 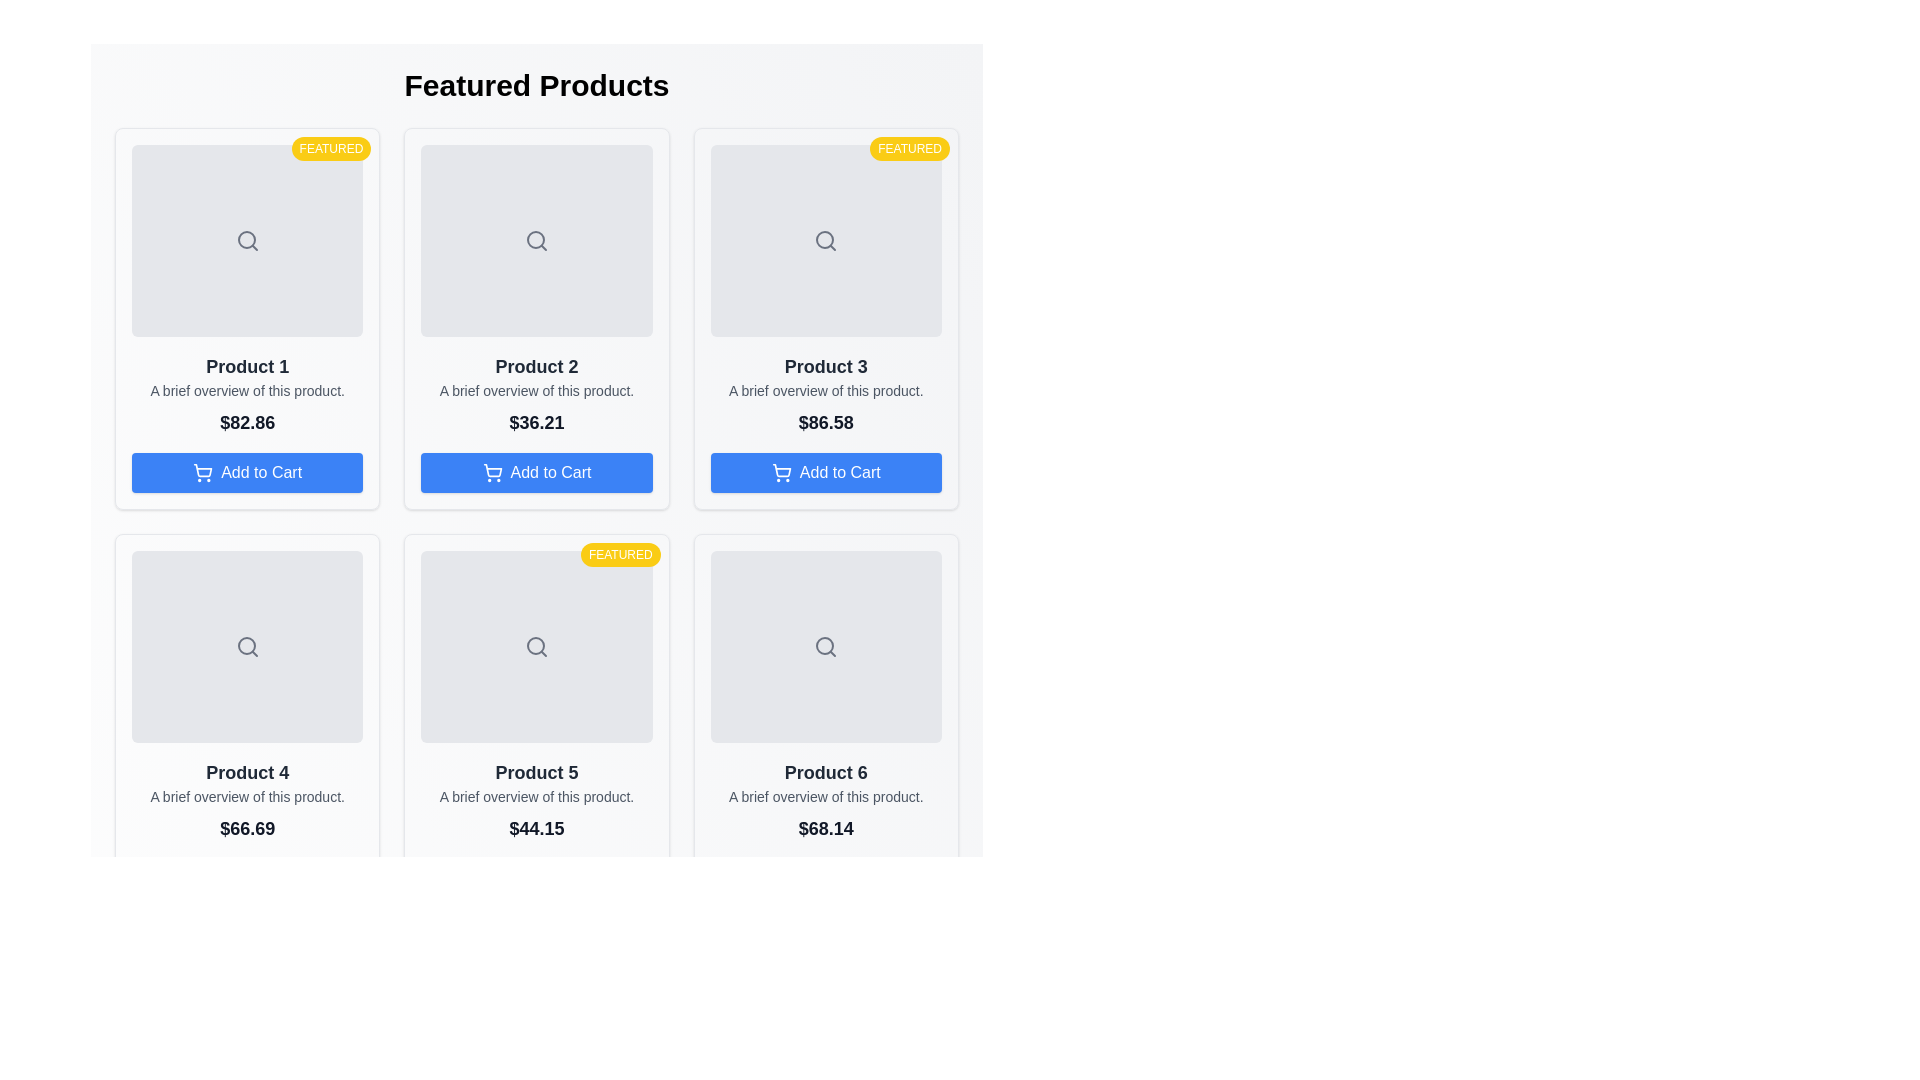 I want to click on the 'Add to Cart' button with a blue background and white text, located in the 'Product 3' section for accessibility integrations, so click(x=826, y=473).